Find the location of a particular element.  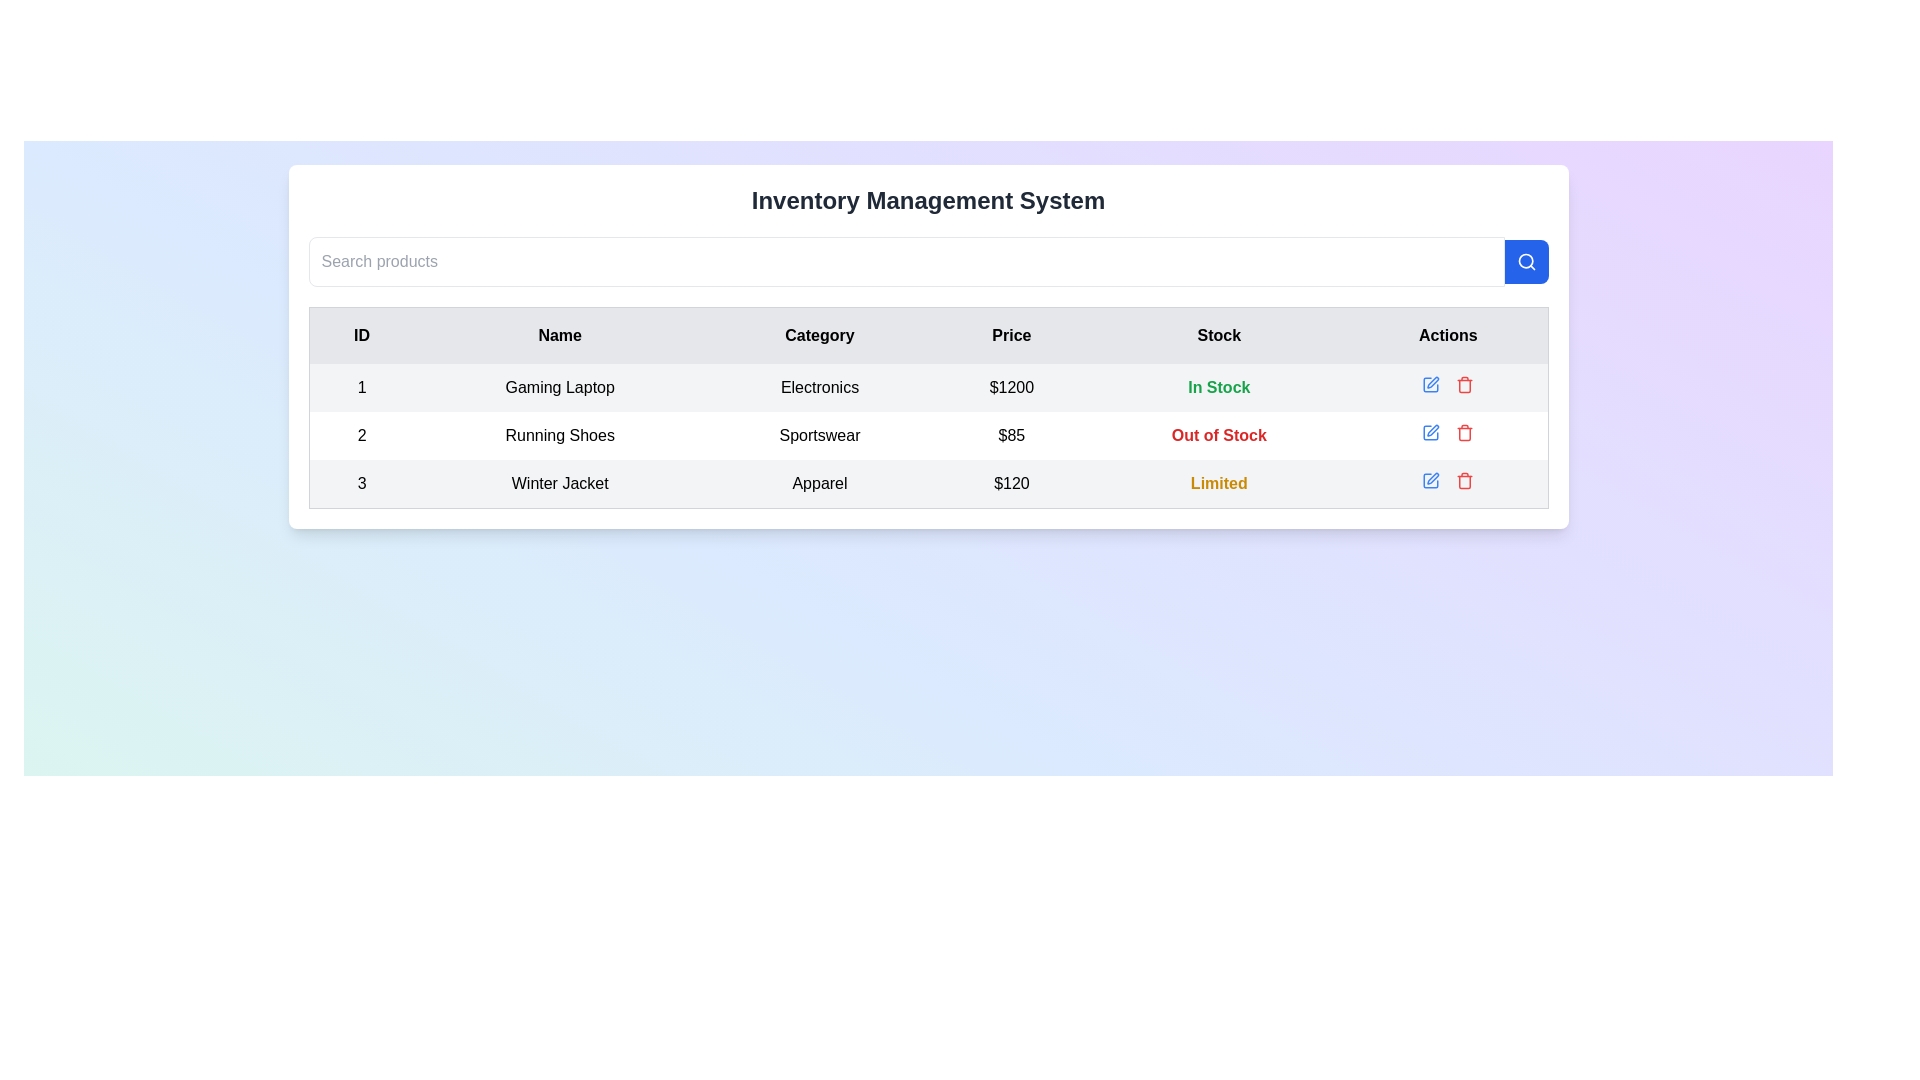

product information displayed in the table row for 'Running Shoes', which includes category, price, and stock status is located at coordinates (927, 434).